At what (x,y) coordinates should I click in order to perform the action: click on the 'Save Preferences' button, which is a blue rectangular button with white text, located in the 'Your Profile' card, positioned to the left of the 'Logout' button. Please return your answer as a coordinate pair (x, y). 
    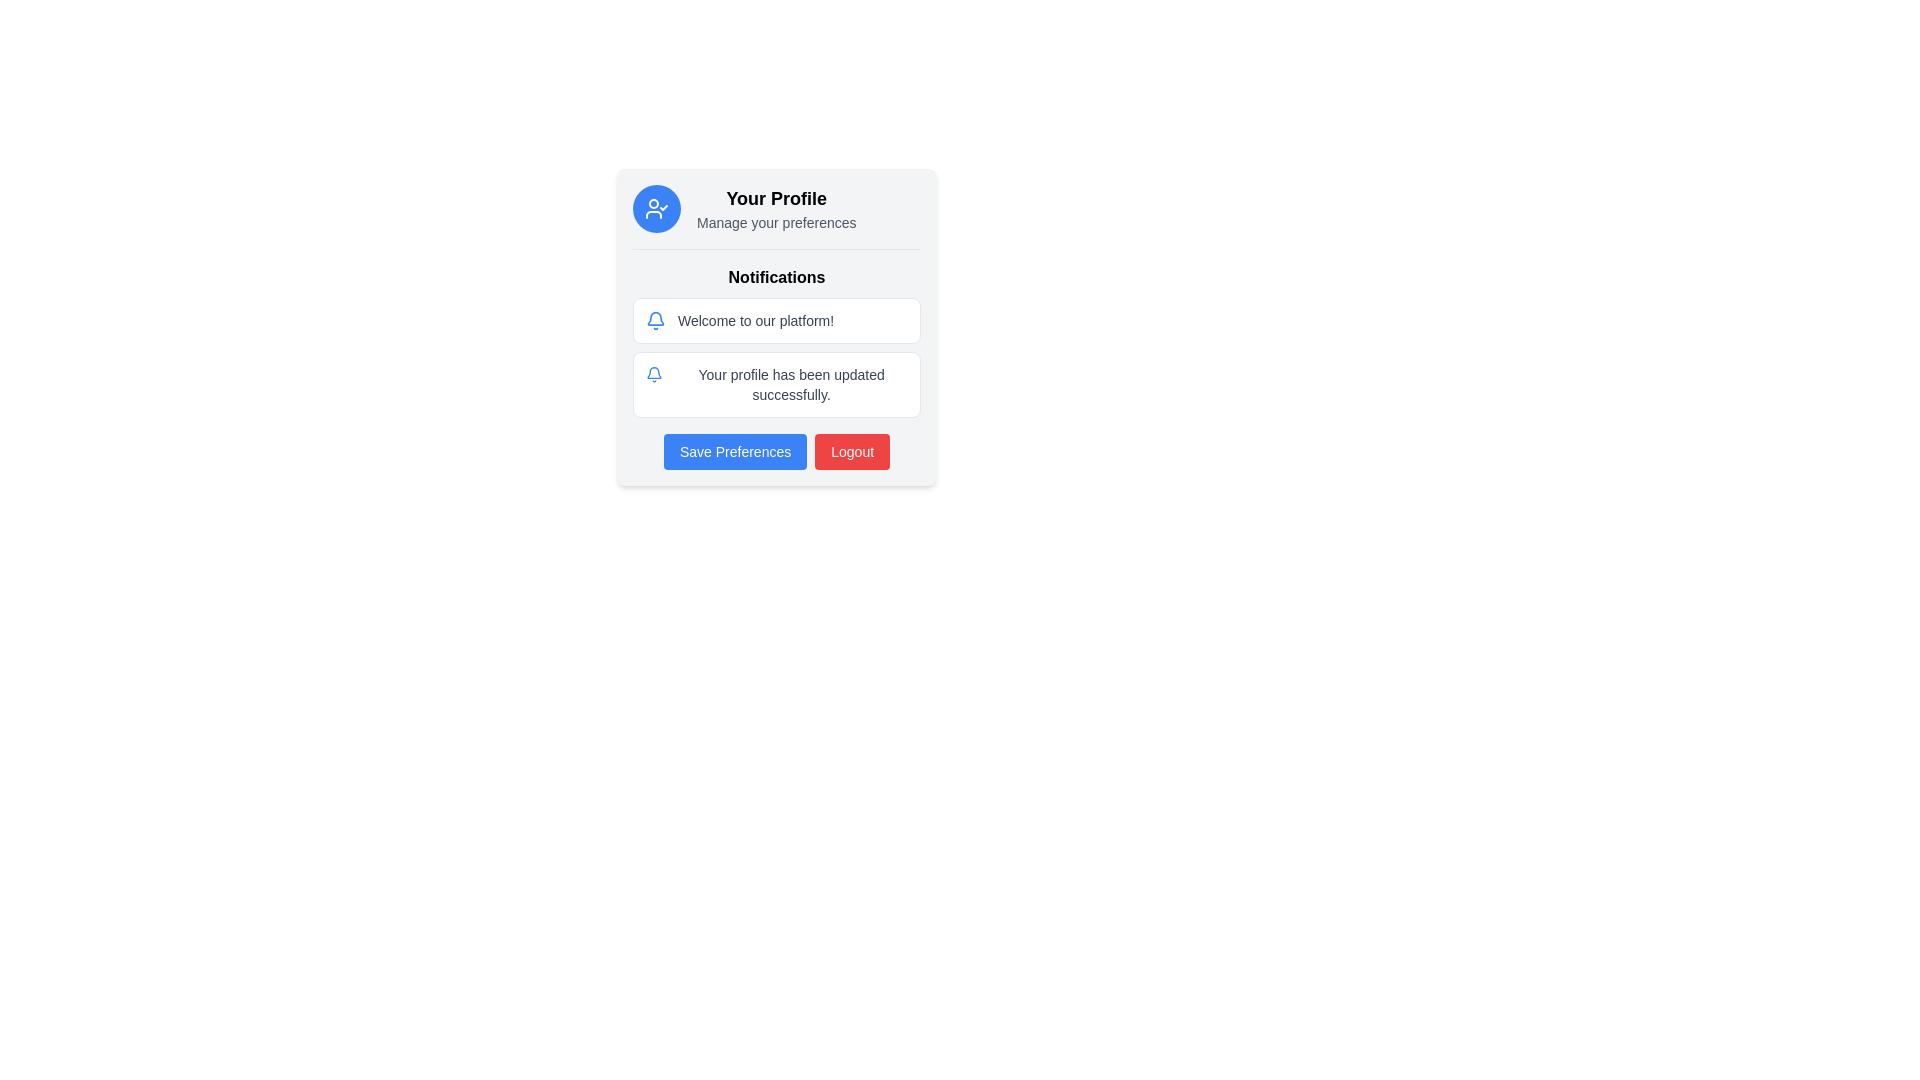
    Looking at the image, I should click on (734, 451).